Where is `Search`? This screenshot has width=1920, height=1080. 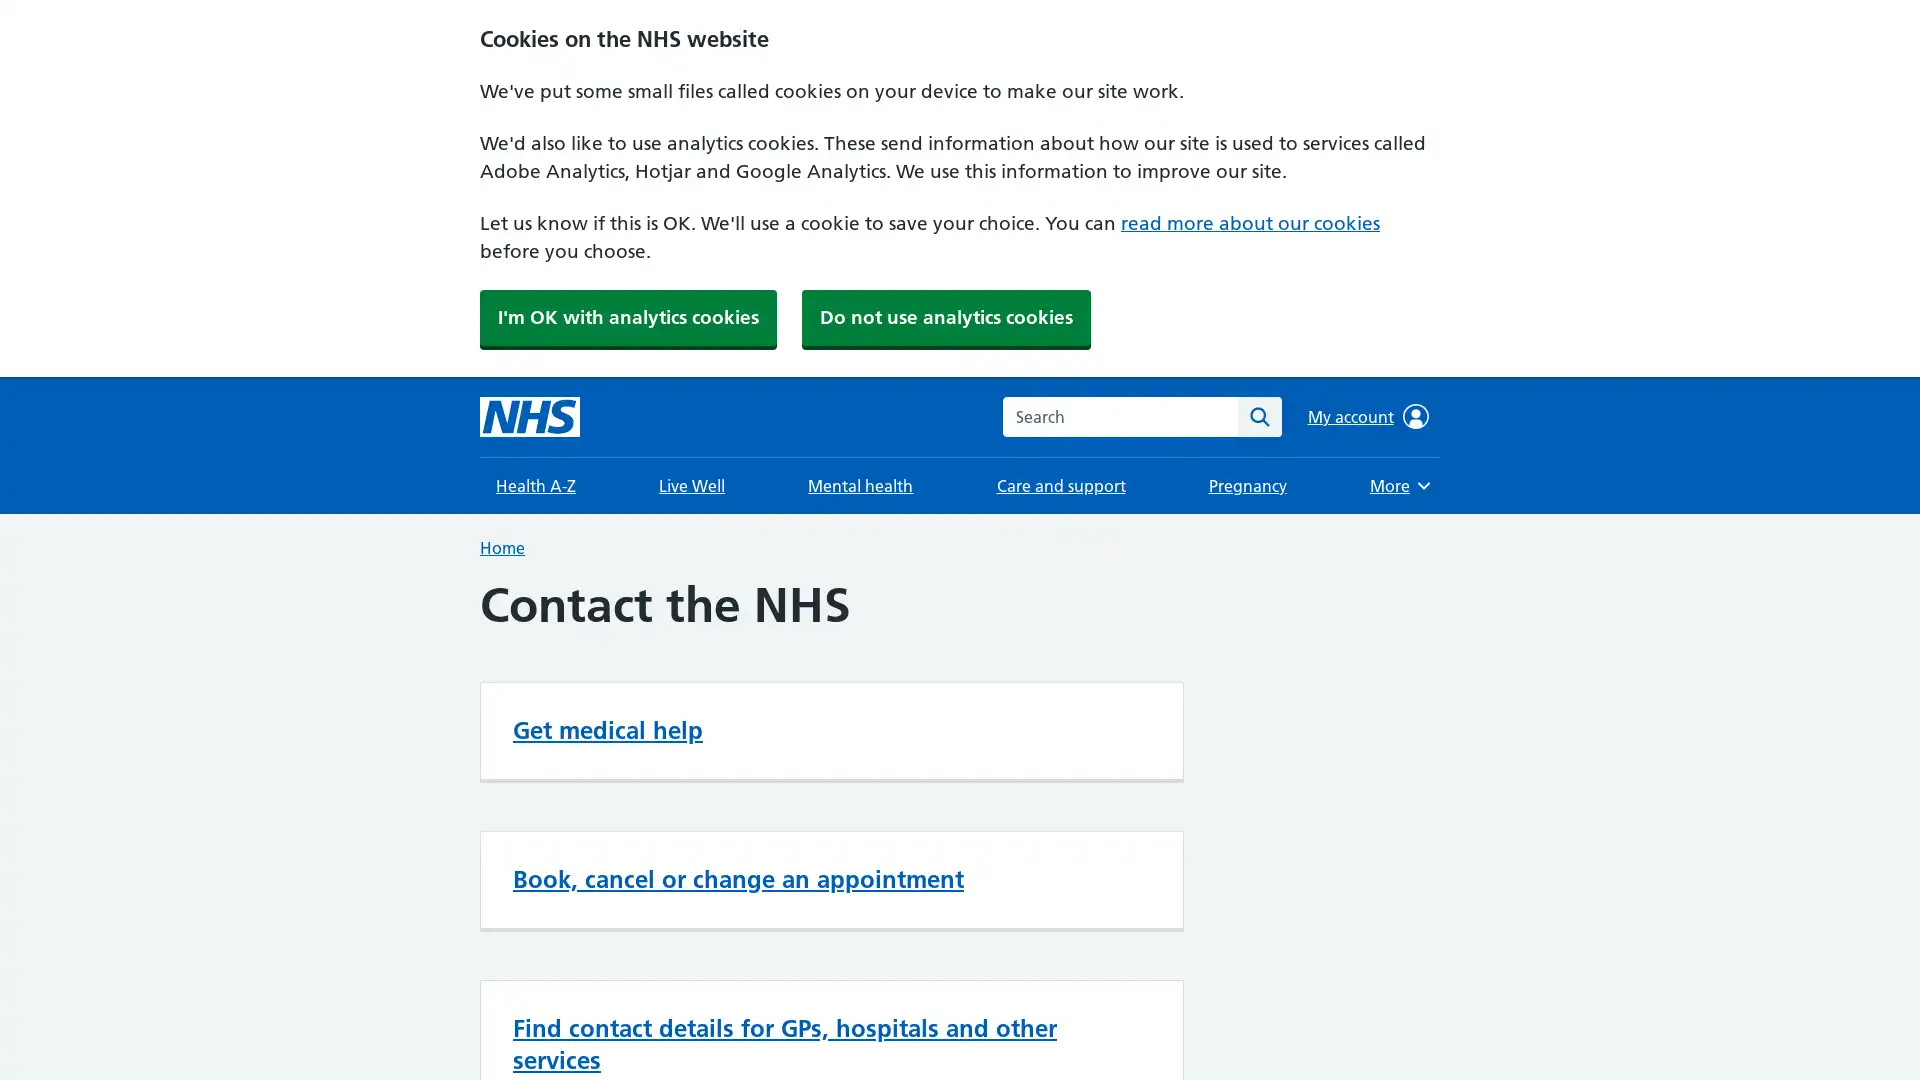
Search is located at coordinates (1258, 415).